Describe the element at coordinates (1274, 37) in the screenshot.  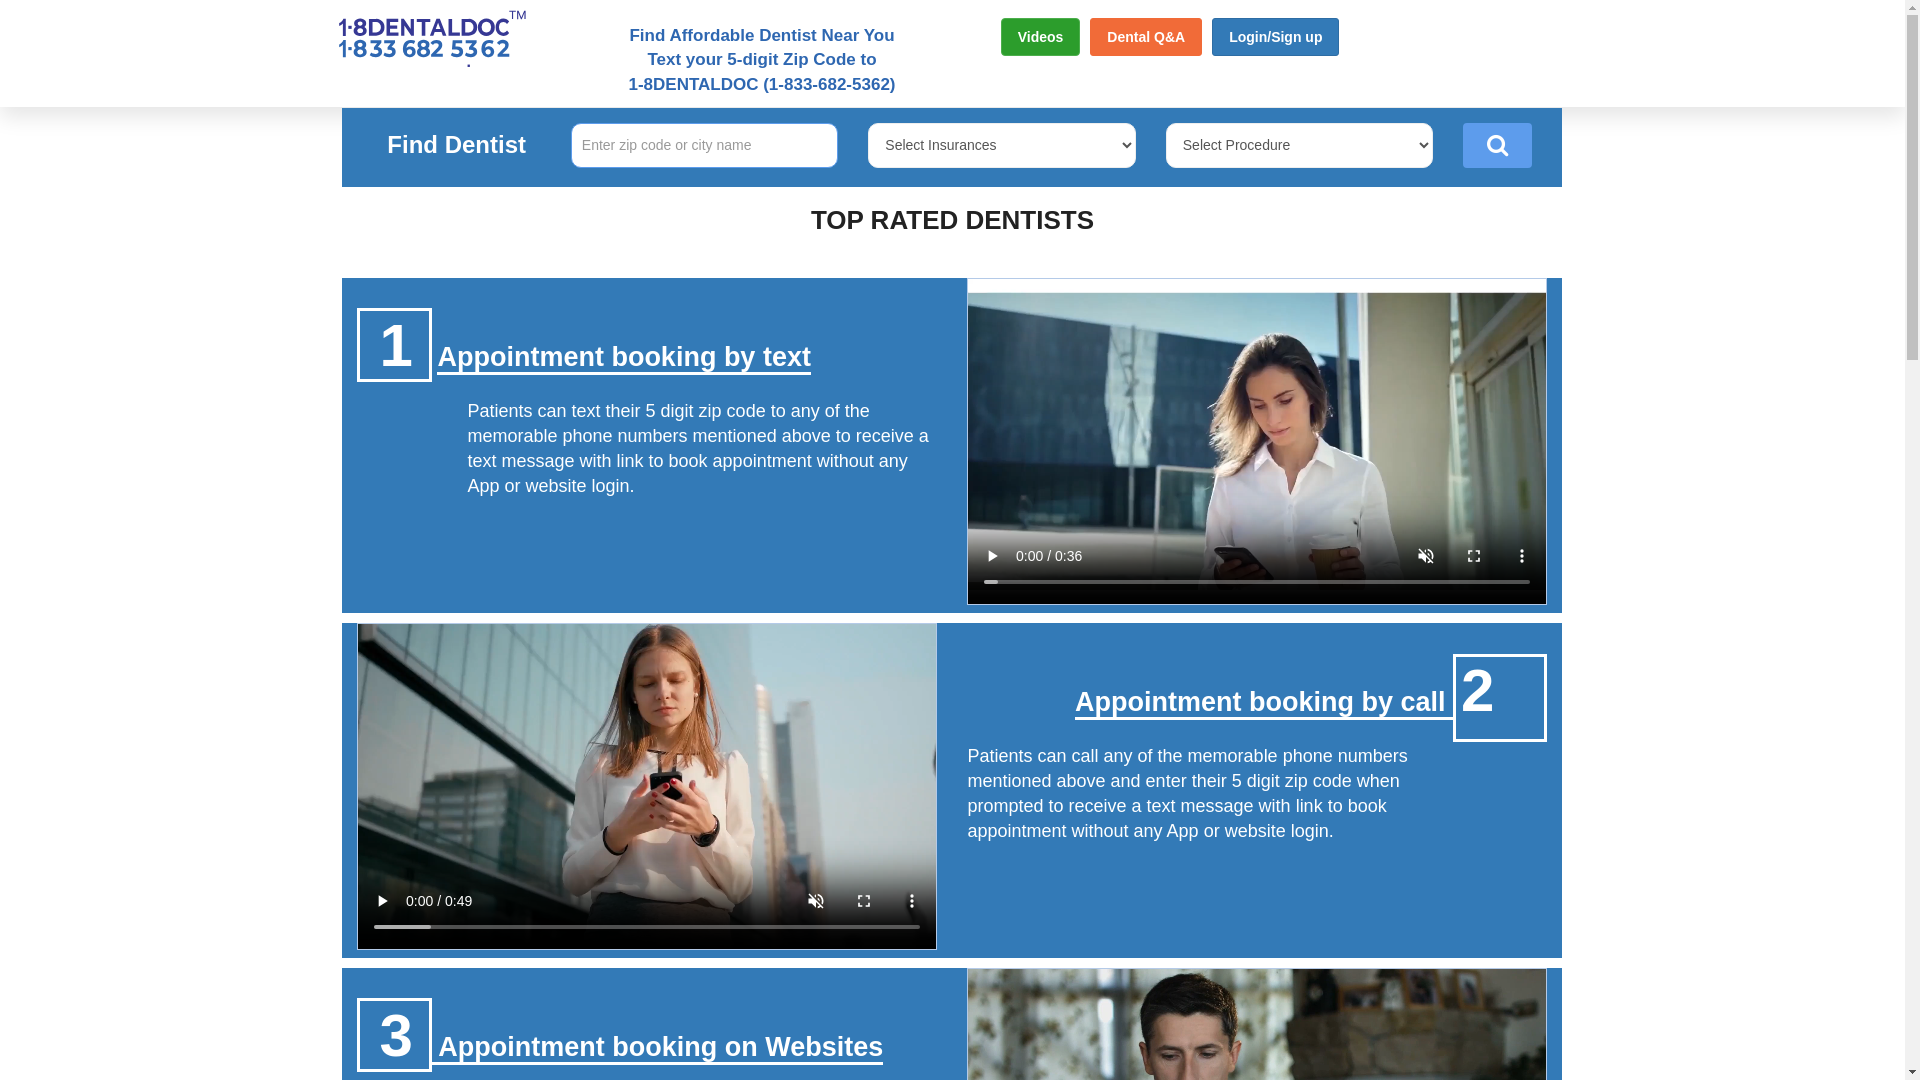
I see `'Login/Sign up'` at that location.